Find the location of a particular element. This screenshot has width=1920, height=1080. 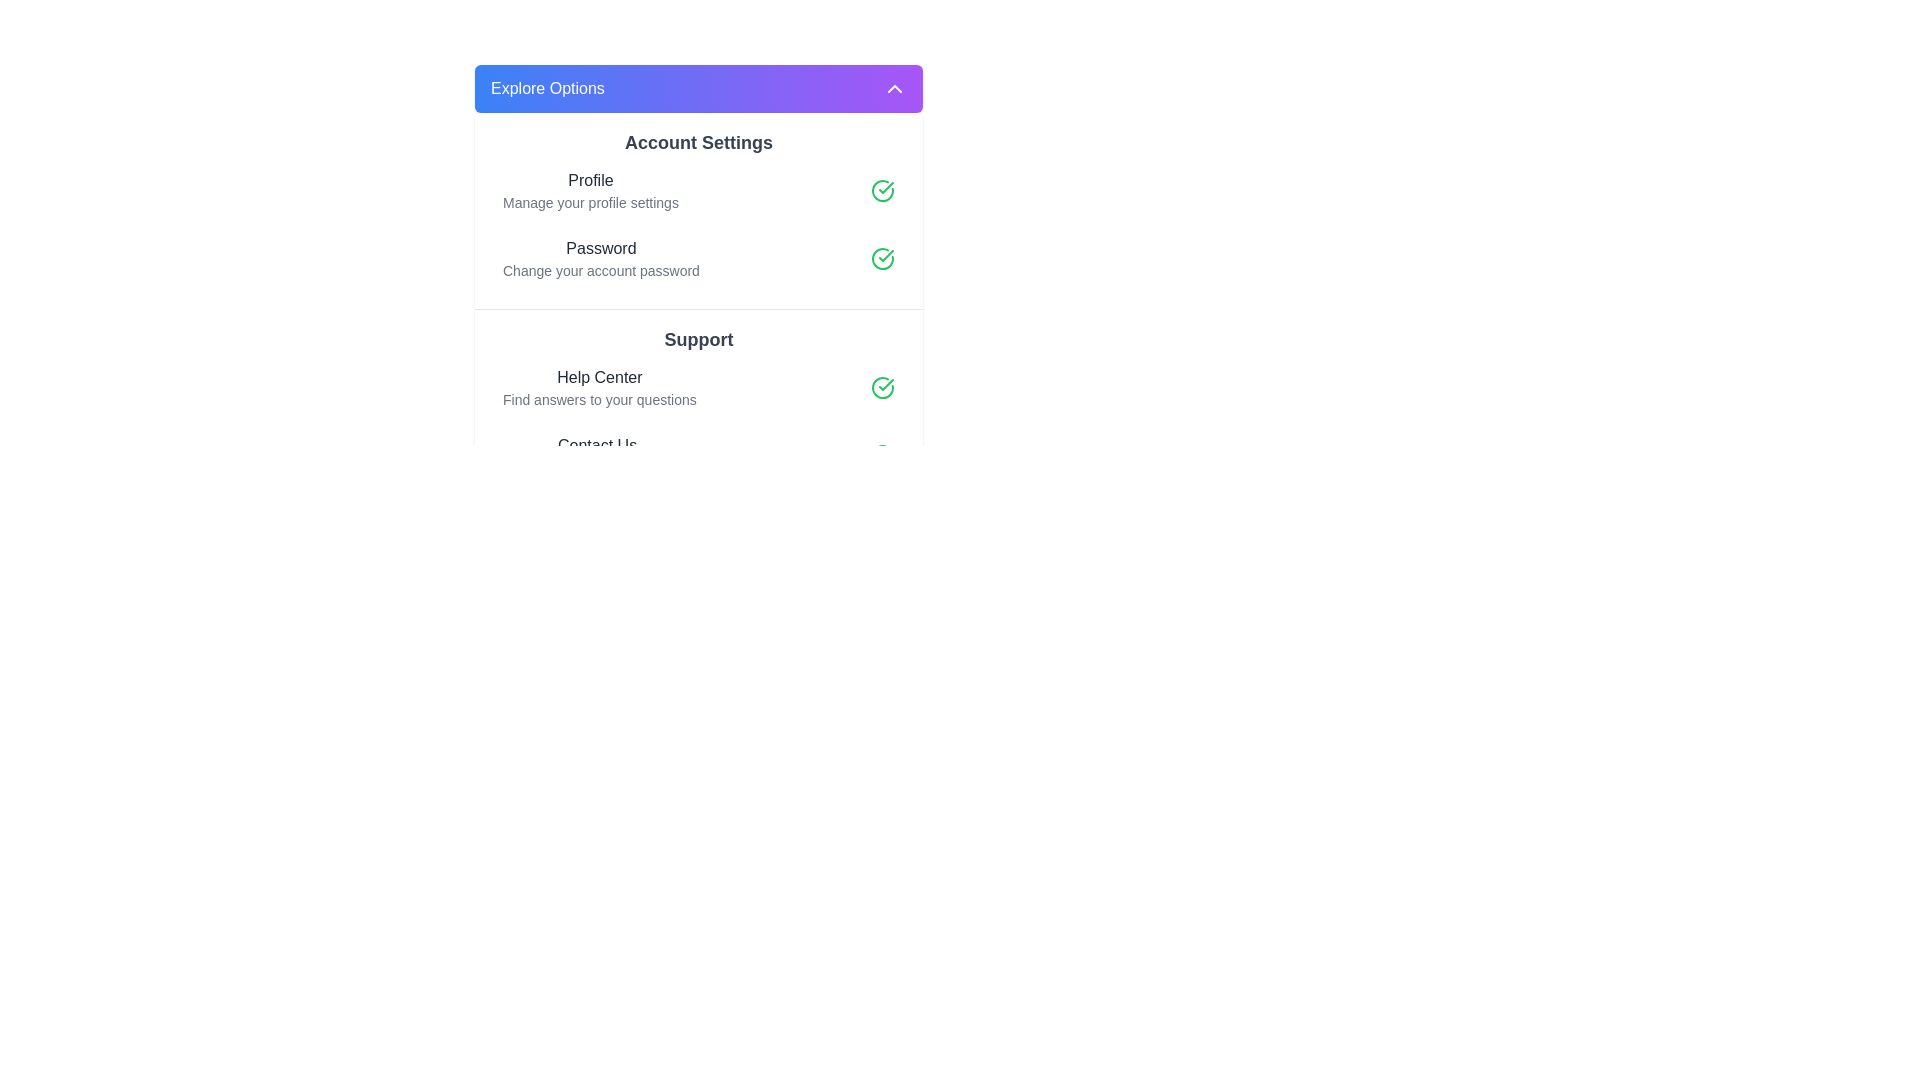

the SVG-based icon representing a circle with a checkmark, located near the top-right of the 'Contact Us' section in the 'Support' category is located at coordinates (882, 455).